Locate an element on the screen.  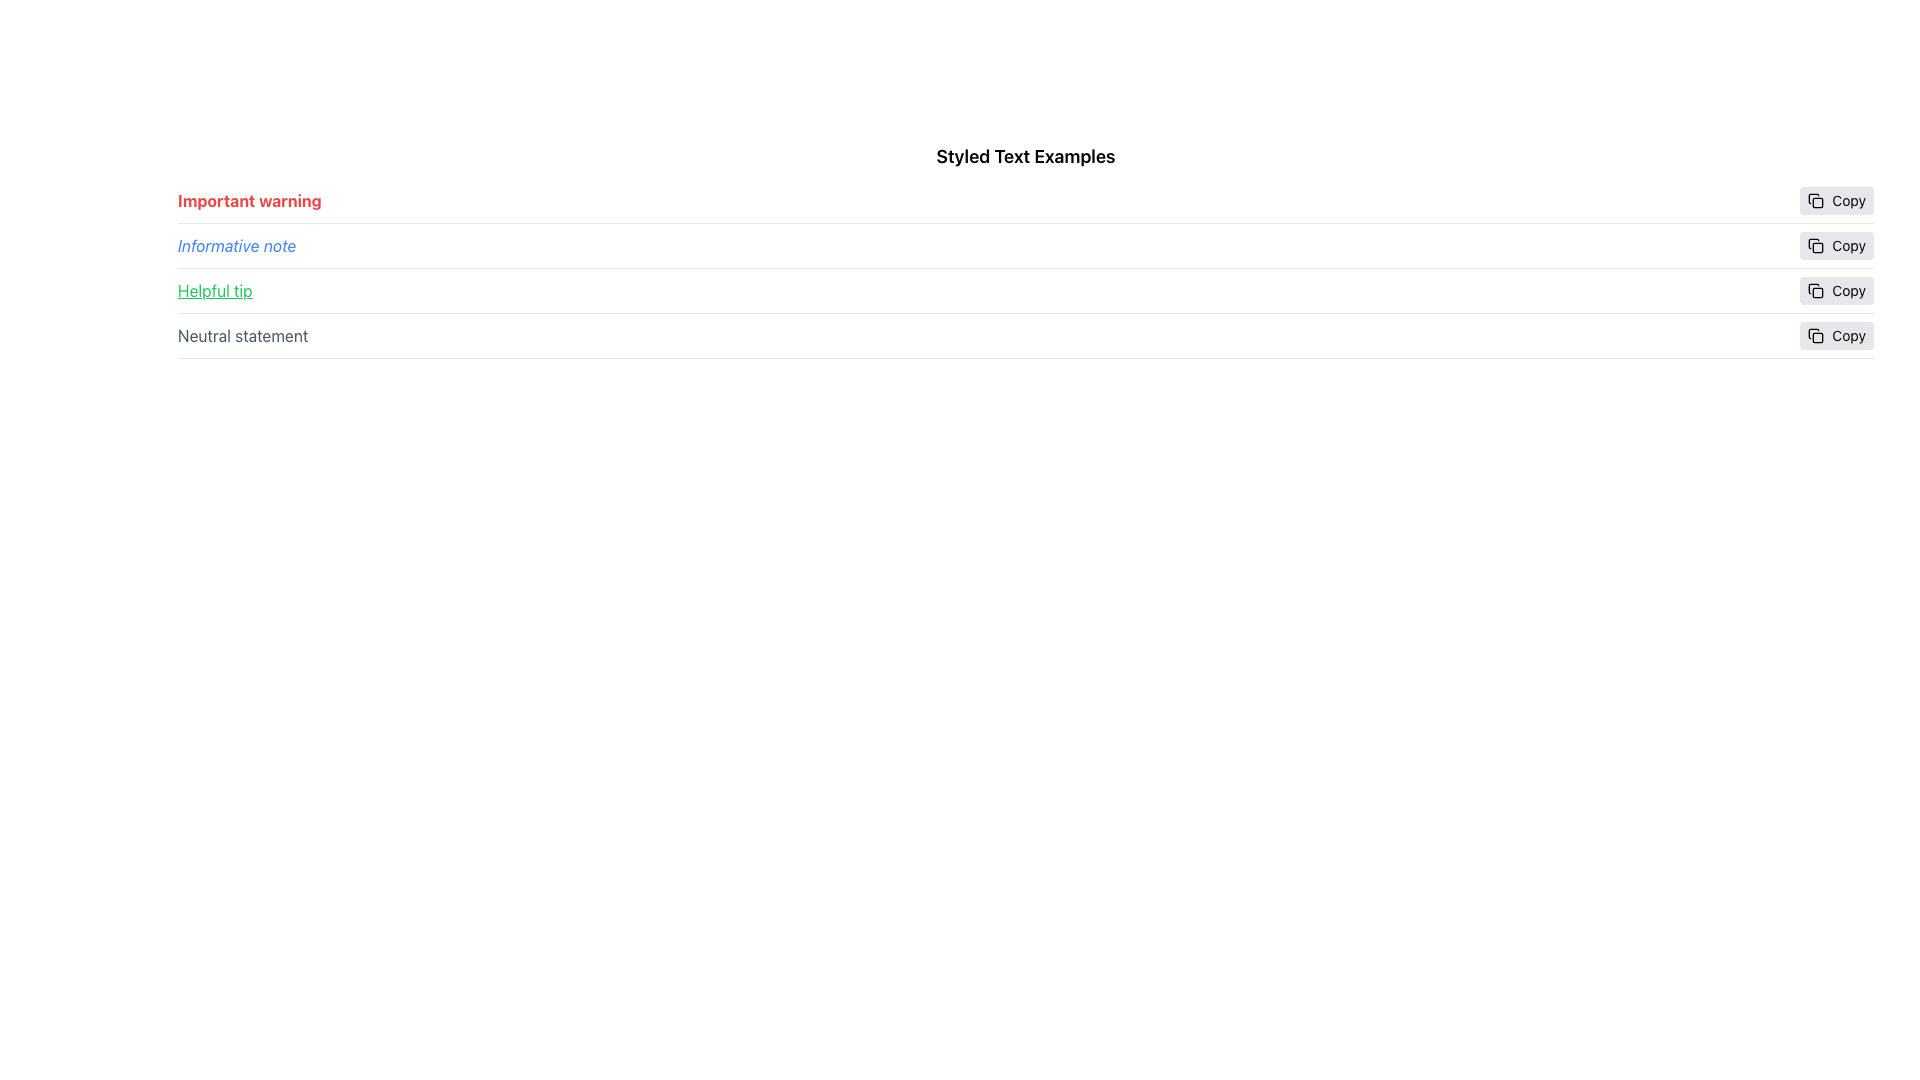
the icon within the 'Copy' button, which is positioned at the far-right end of the fourth row labeled 'Neutral statement' is located at coordinates (1816, 334).